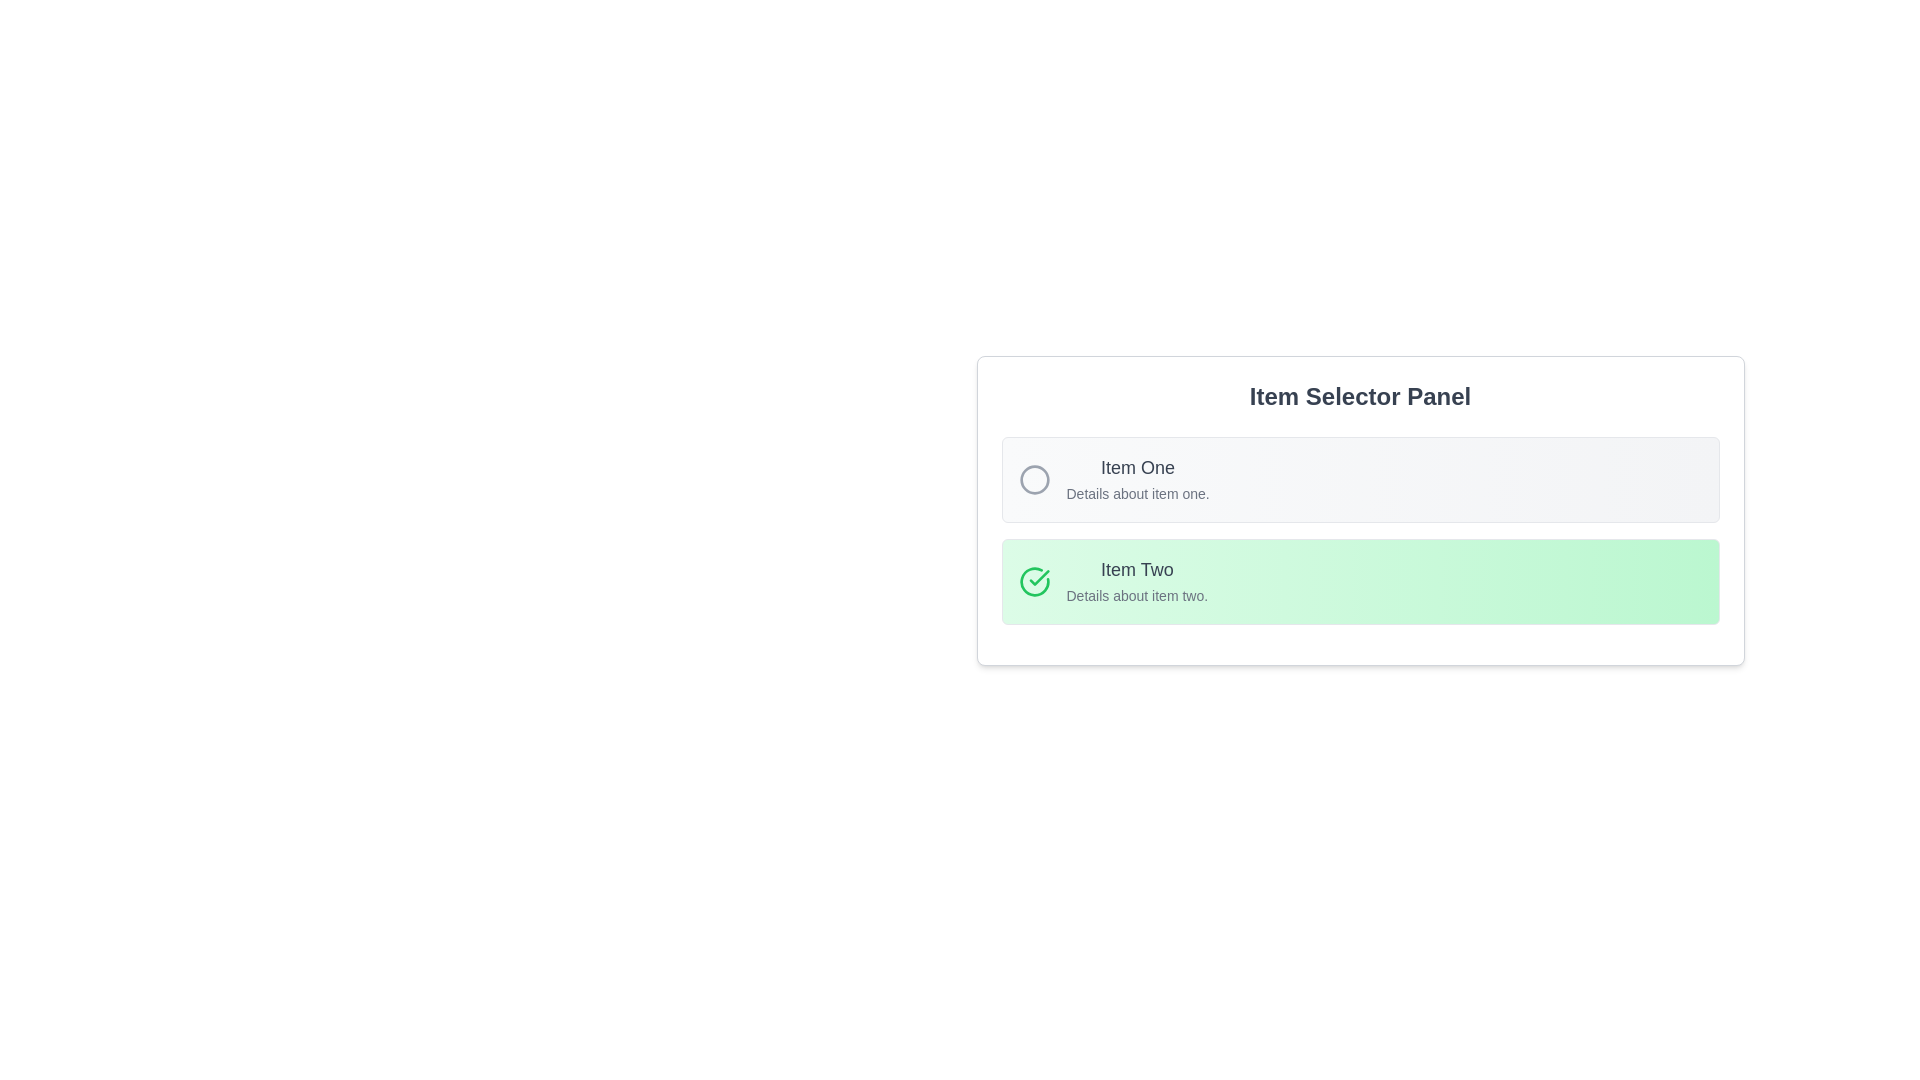 The height and width of the screenshot is (1080, 1920). I want to click on the Text display block for 'Item Two' which is part of the 'Item Selector Panel' and is visually distinct with a light green background and rounded borders, so click(1137, 582).